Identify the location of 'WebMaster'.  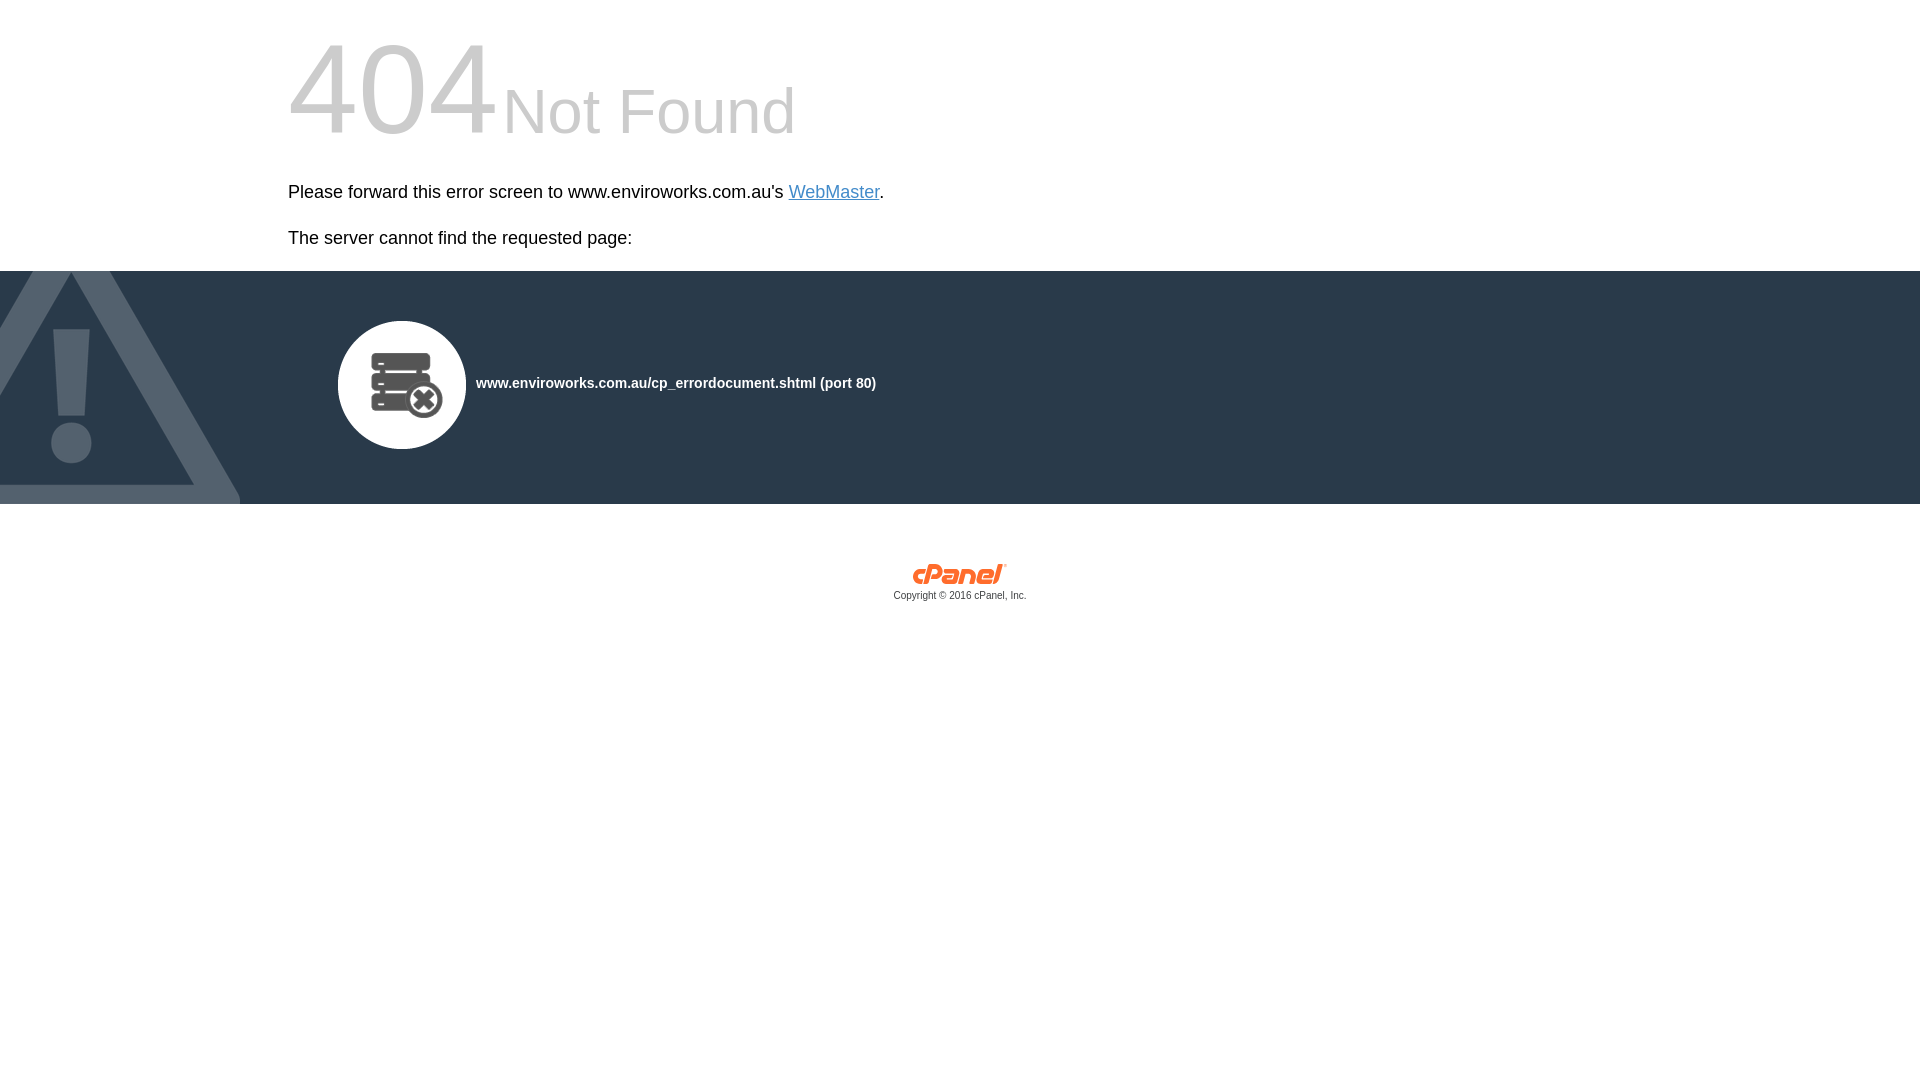
(834, 192).